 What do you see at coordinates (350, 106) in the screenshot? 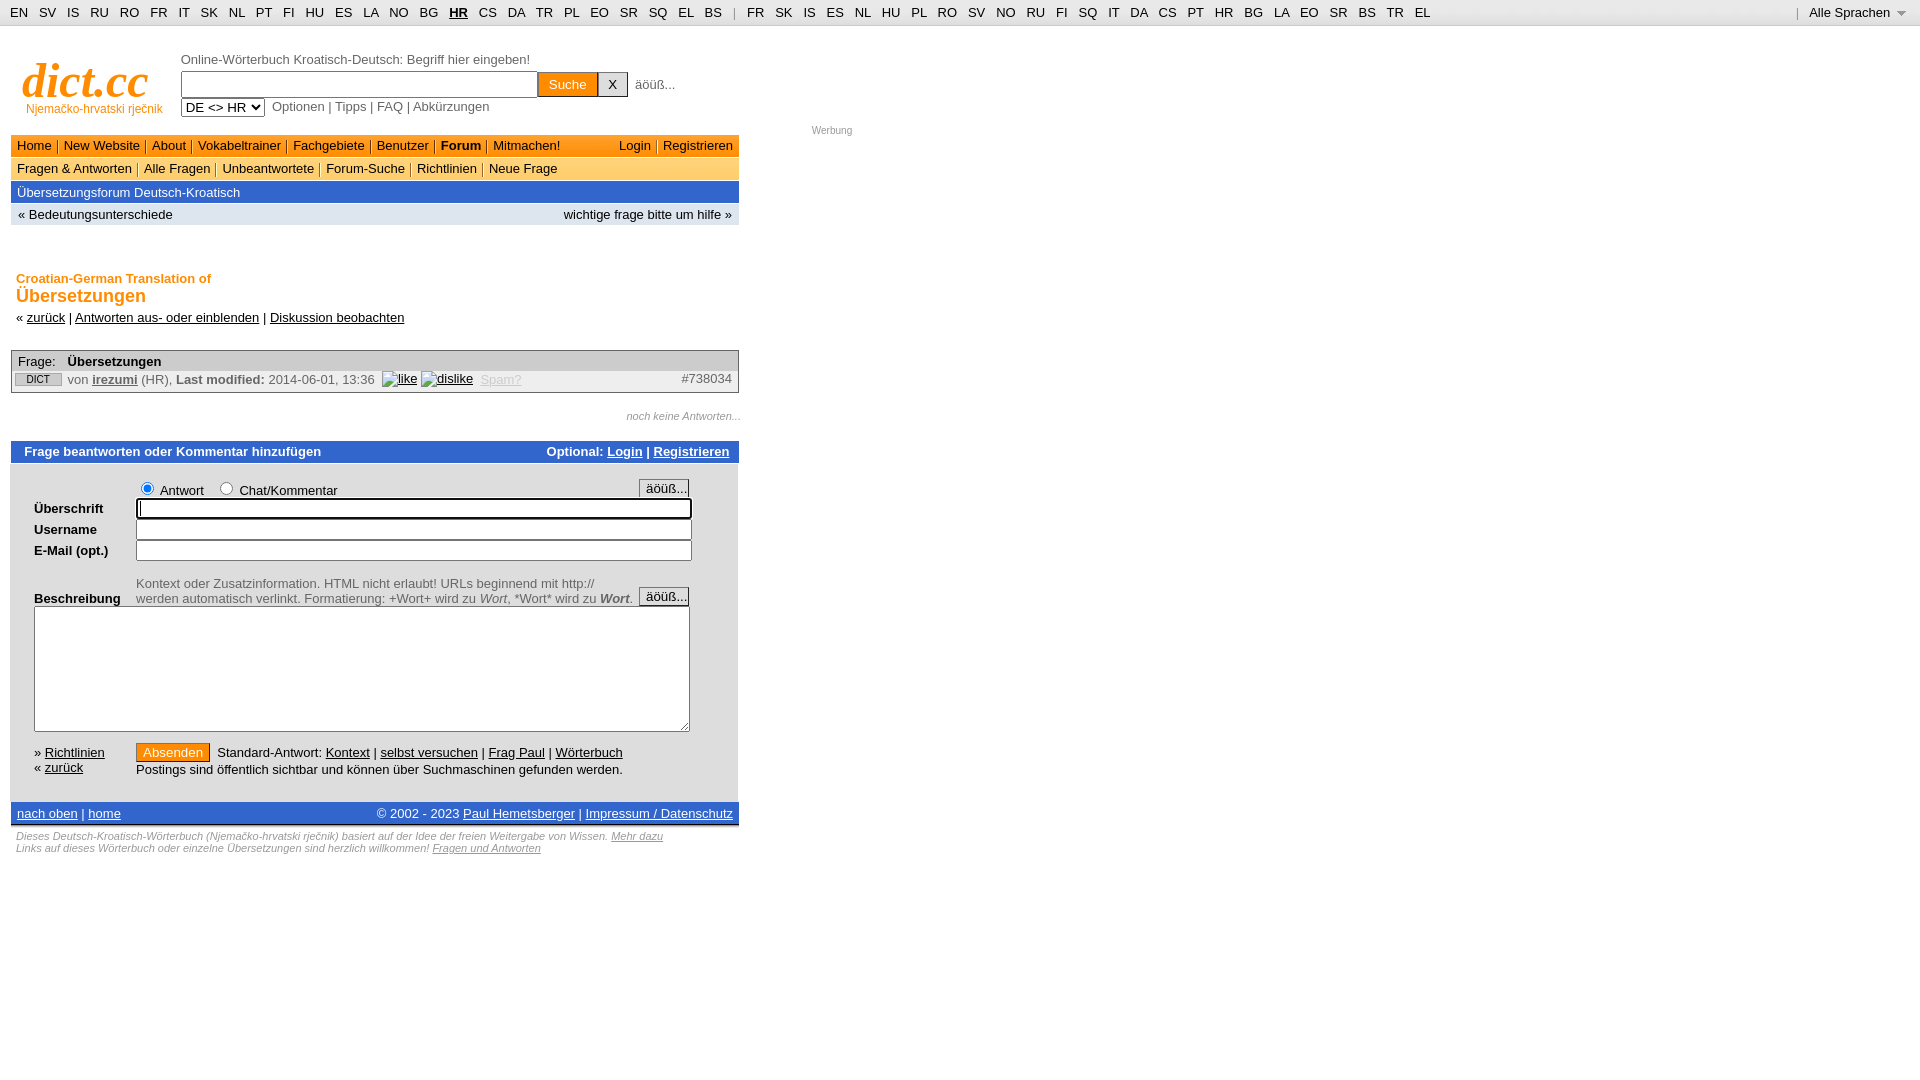
I see `'Tipps'` at bounding box center [350, 106].